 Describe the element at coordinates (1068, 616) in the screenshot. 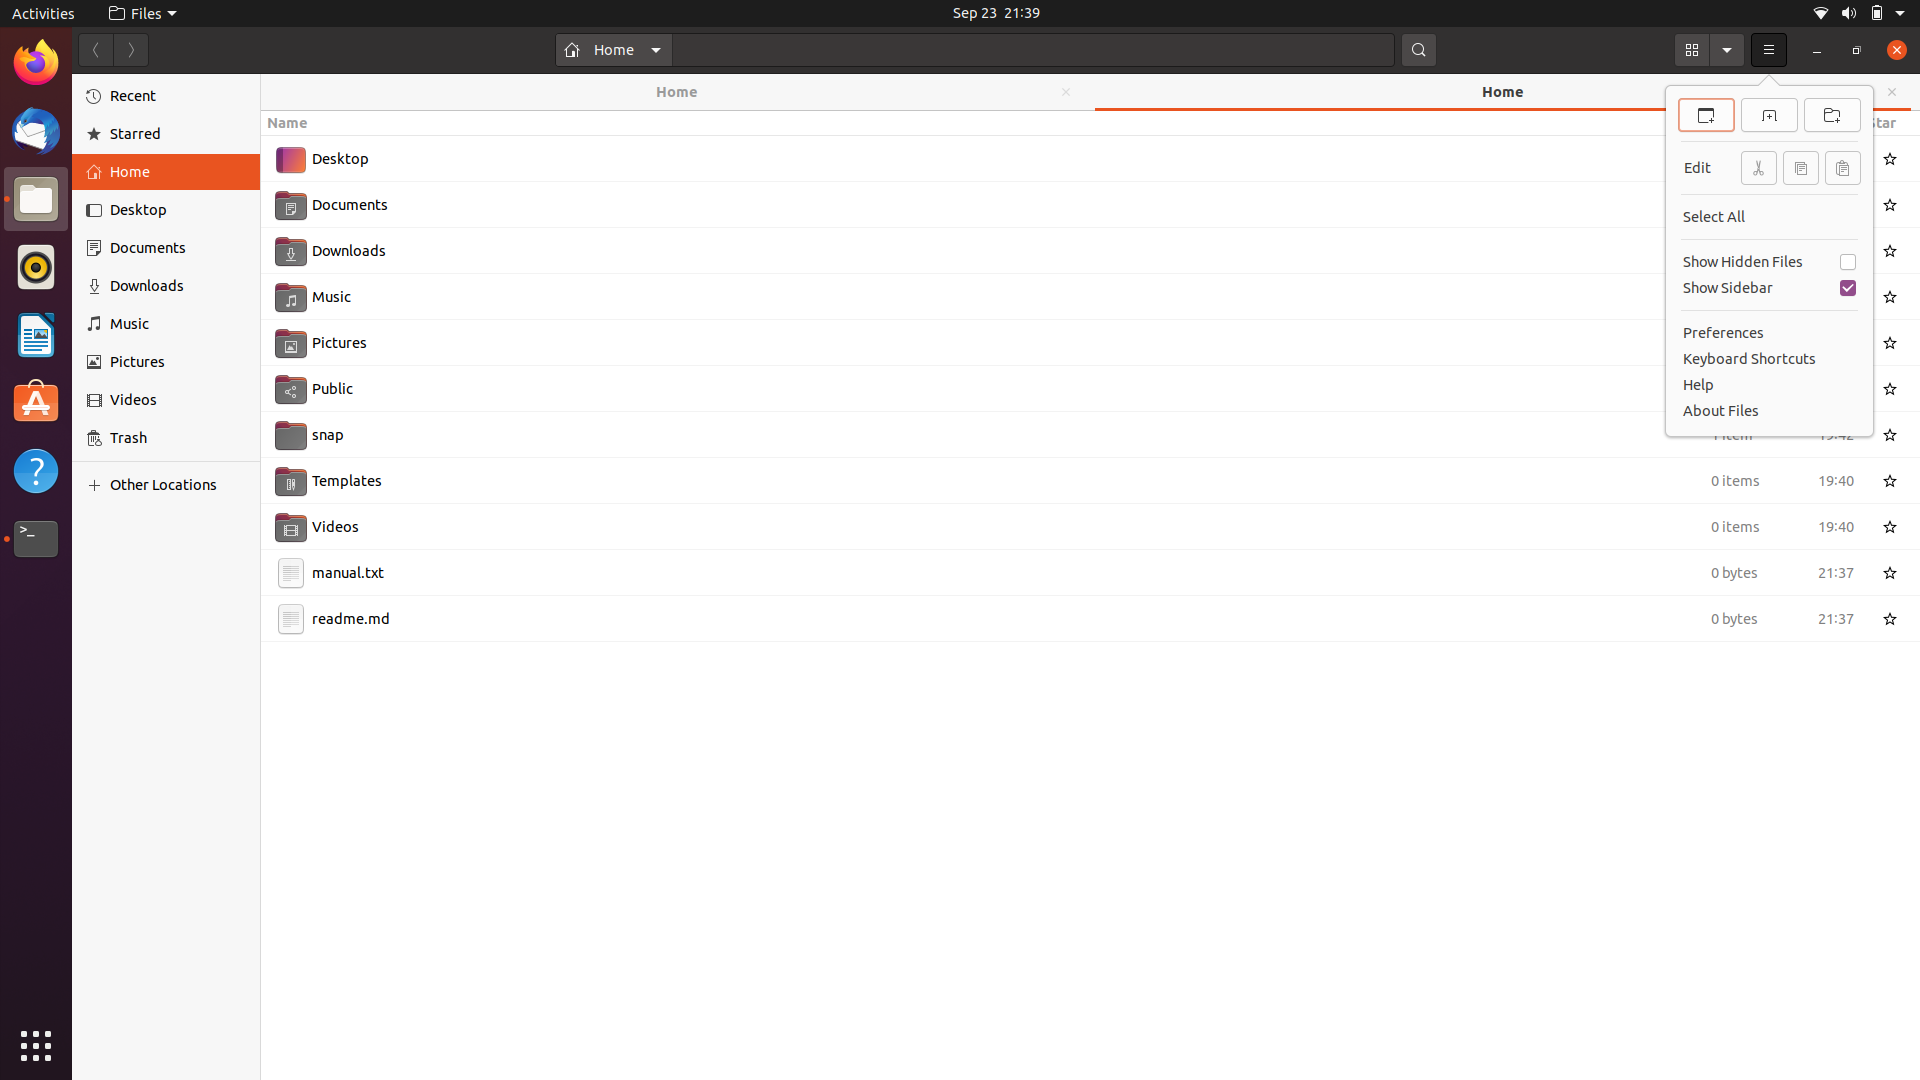

I see `Make a copy of the file named readme.md via keyboard commands` at that location.